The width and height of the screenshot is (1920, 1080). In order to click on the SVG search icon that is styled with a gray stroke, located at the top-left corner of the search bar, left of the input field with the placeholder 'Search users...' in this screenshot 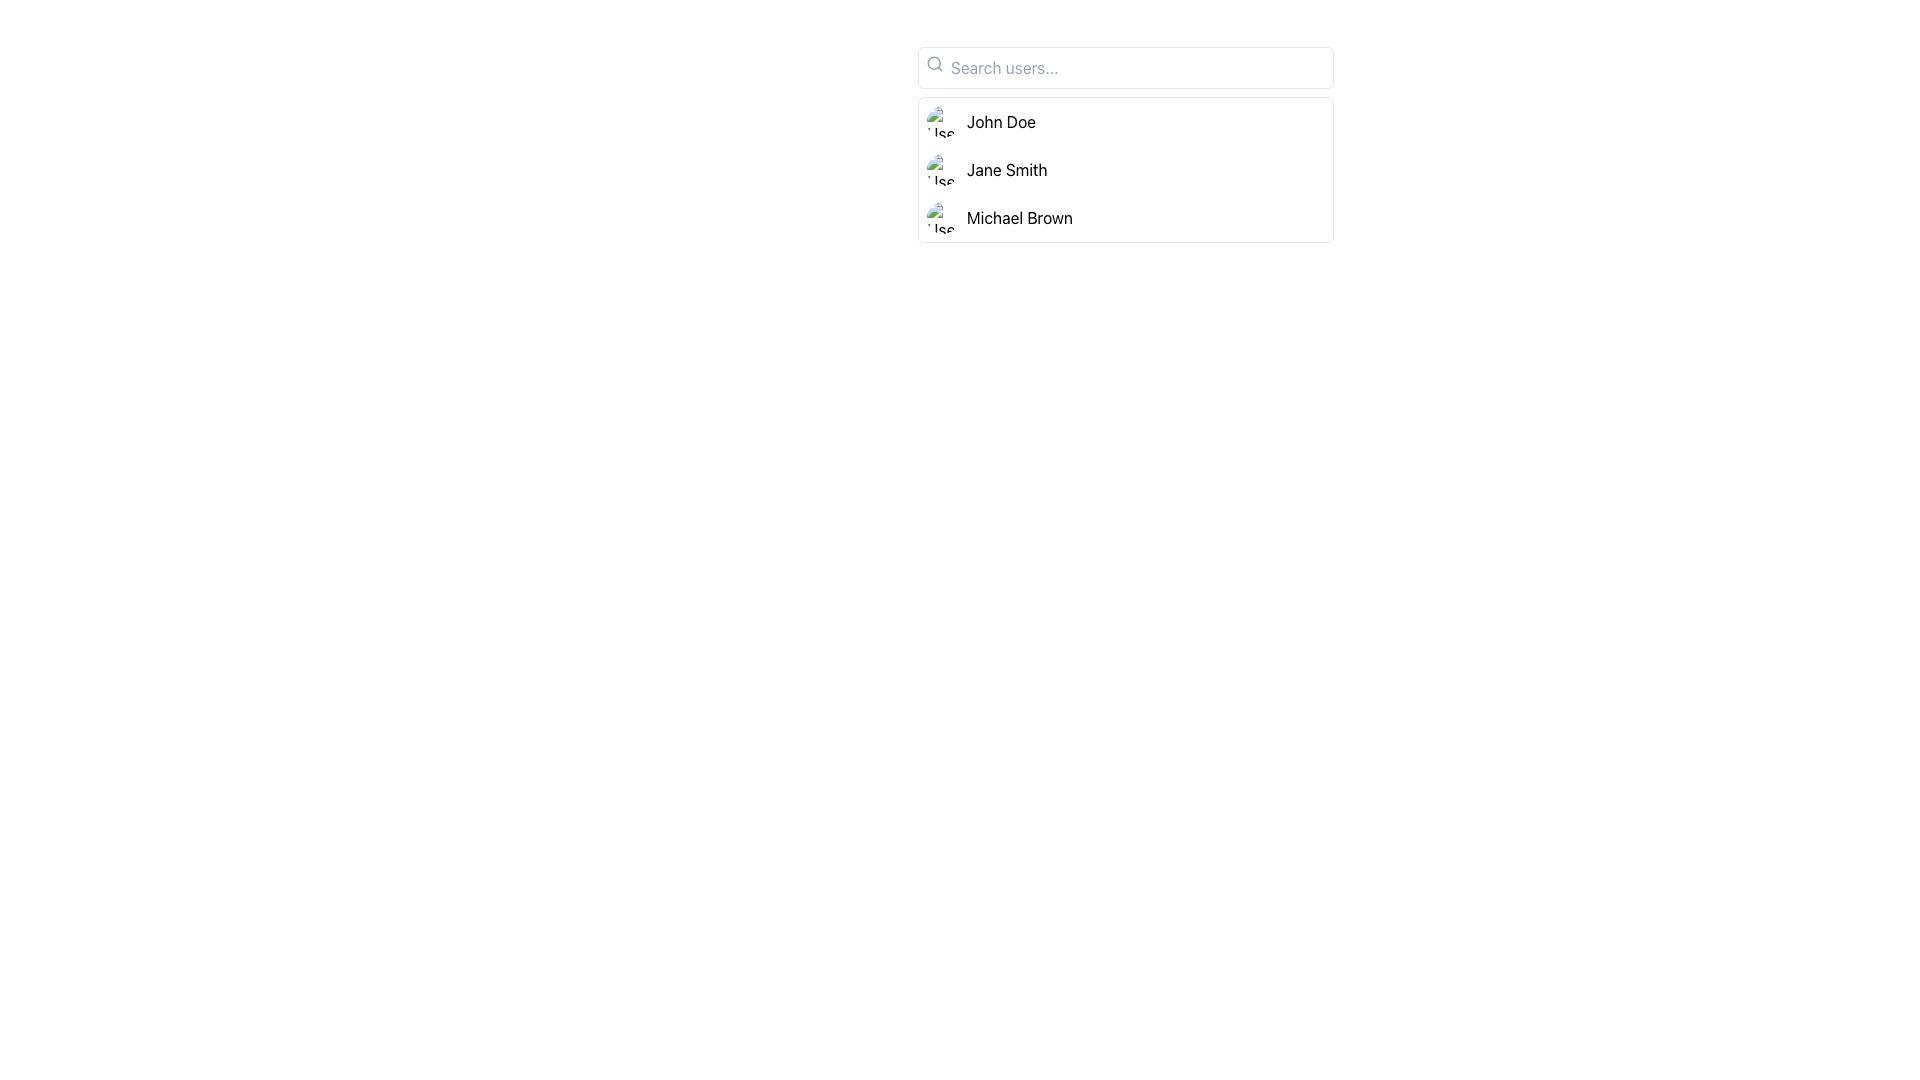, I will do `click(934, 63)`.